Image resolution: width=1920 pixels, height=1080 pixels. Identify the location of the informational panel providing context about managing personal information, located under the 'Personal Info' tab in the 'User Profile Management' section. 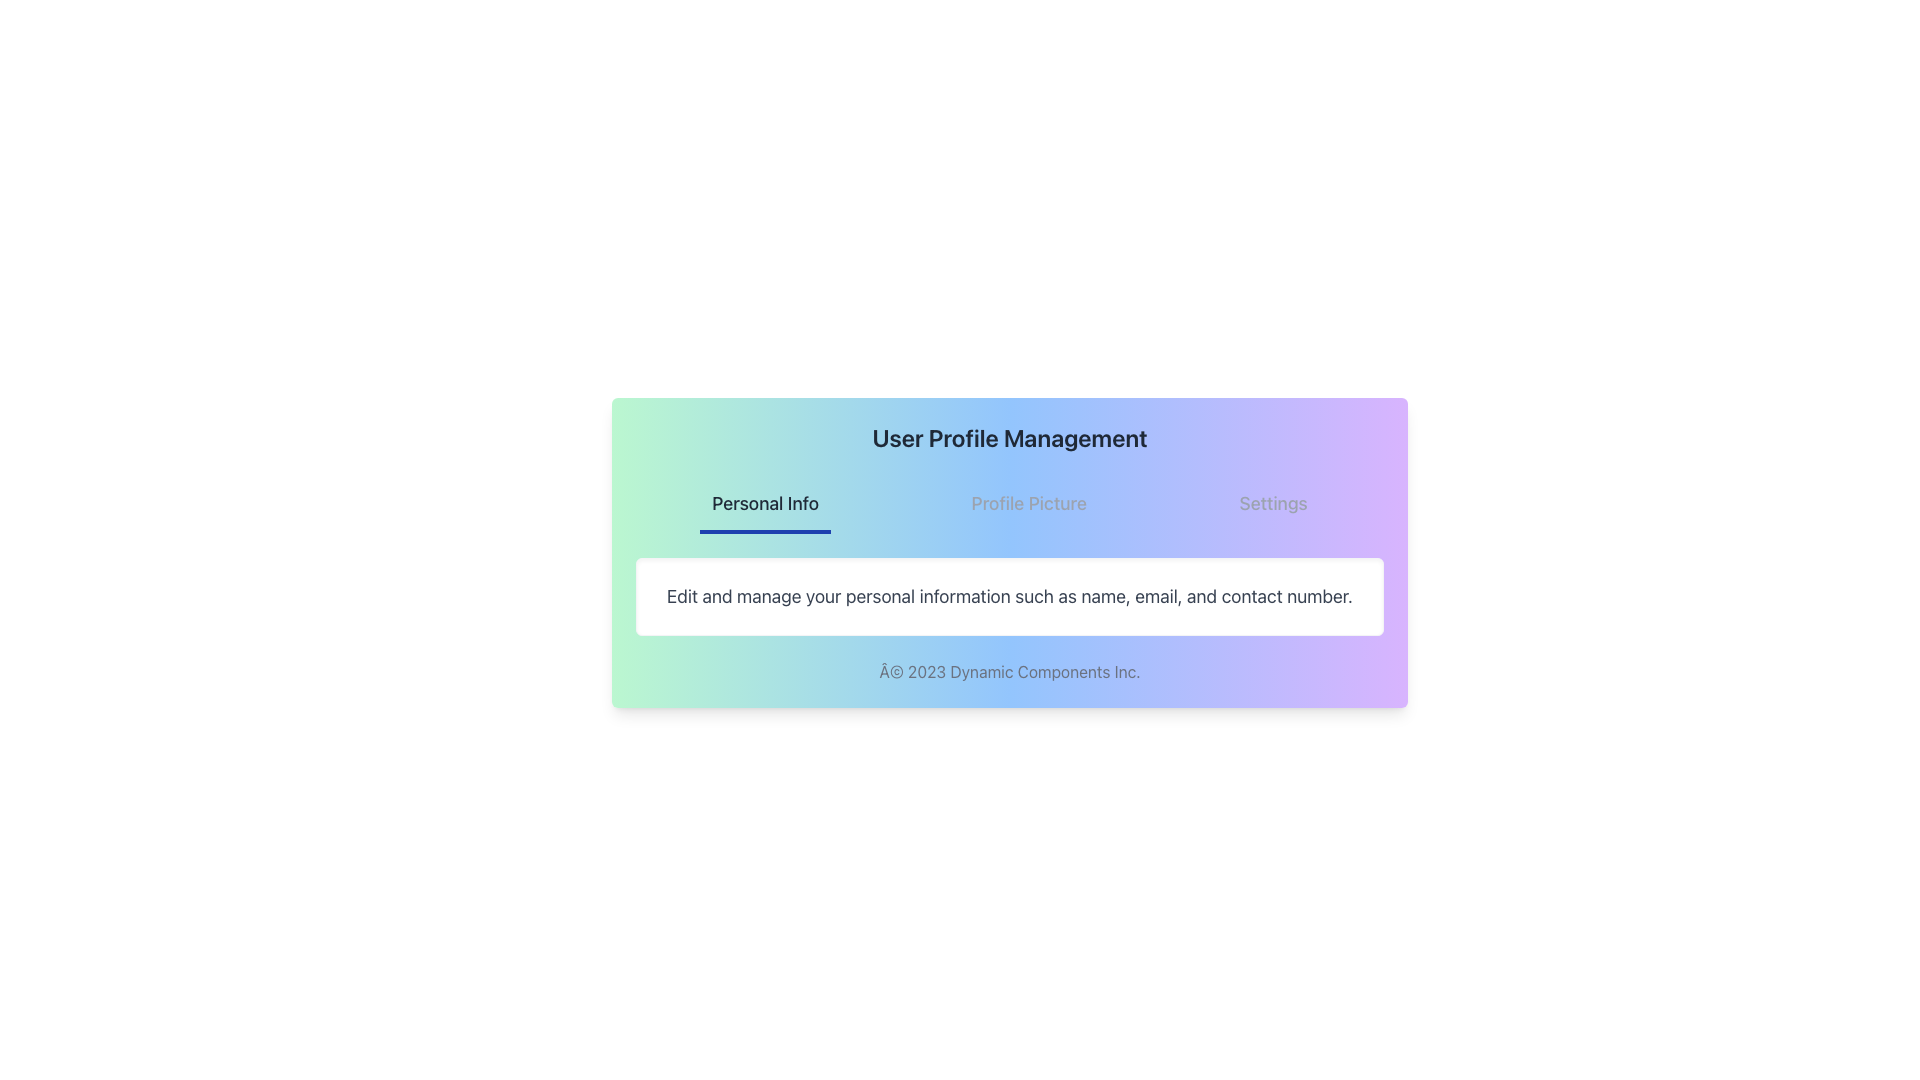
(1009, 596).